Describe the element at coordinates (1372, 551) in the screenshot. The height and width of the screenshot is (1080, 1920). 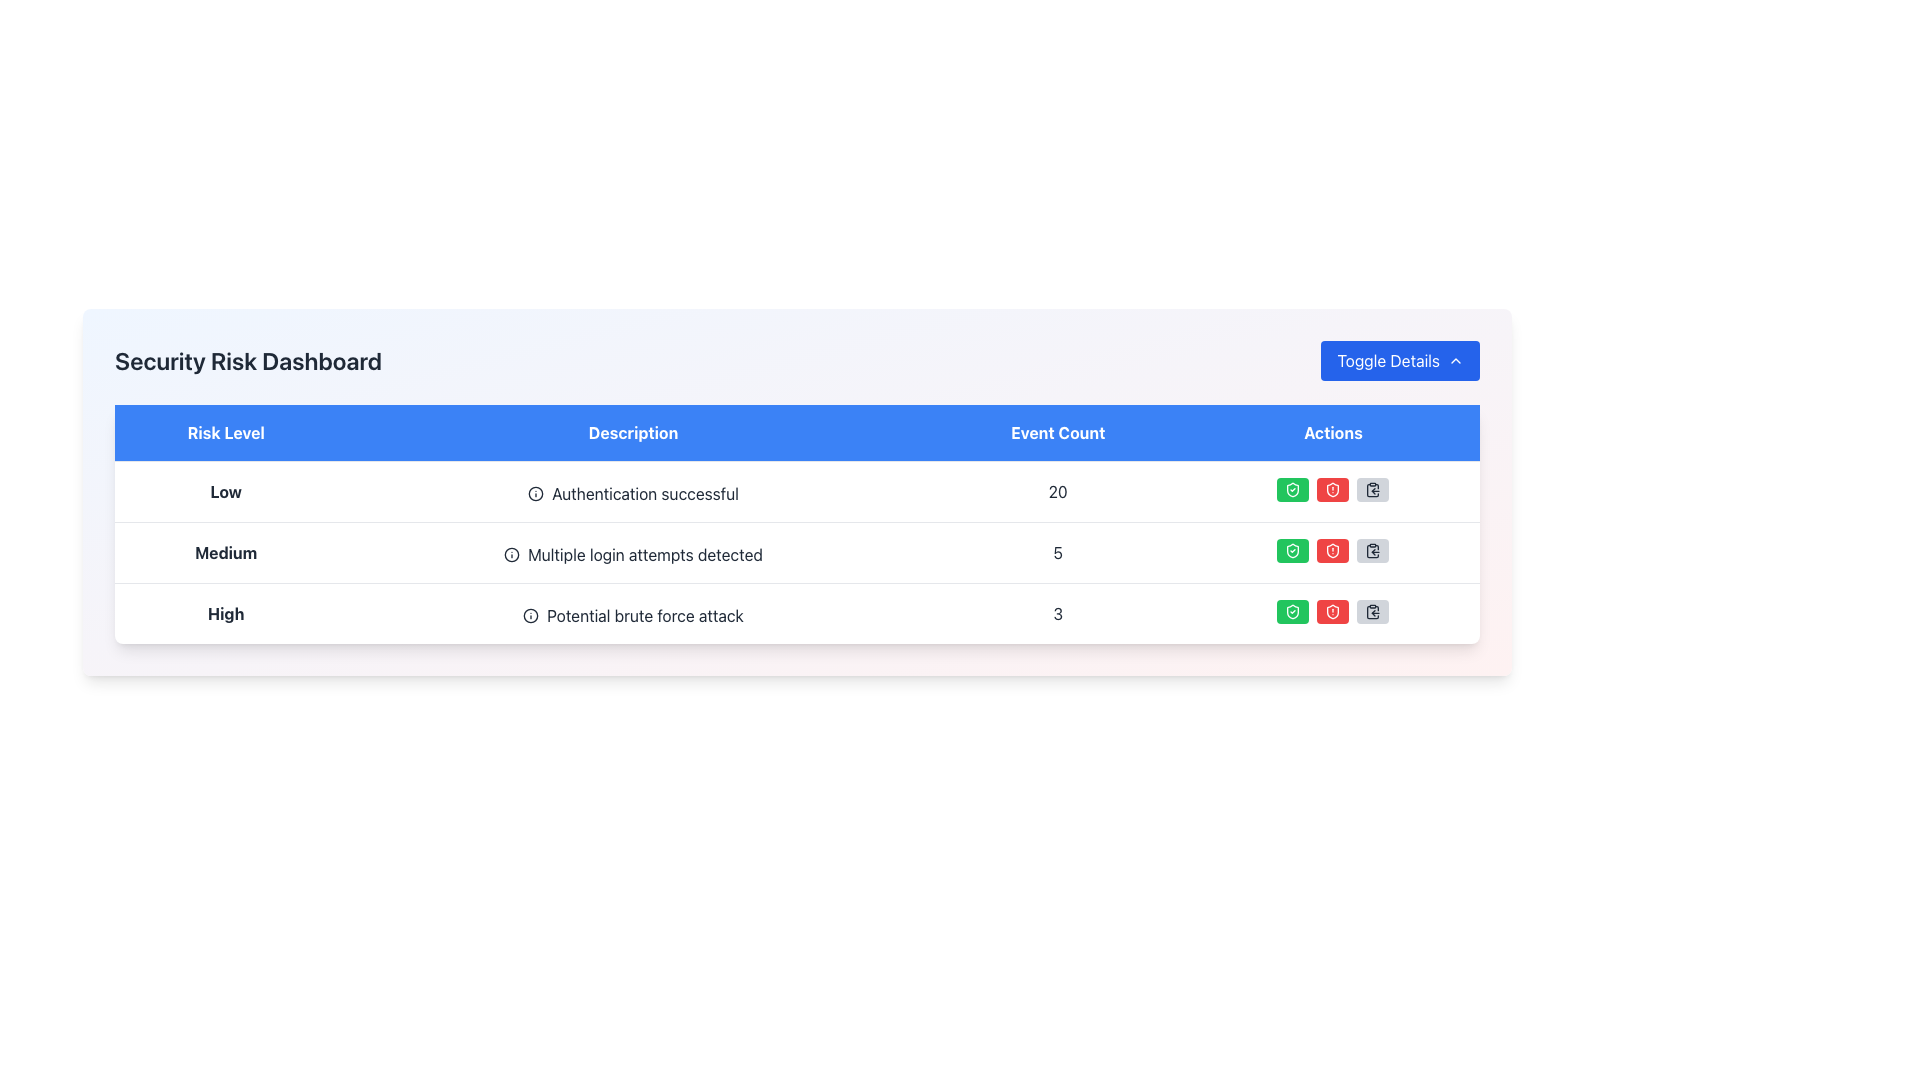
I see `the clipboard icon in the 'Actions' column of the 'Low' risk level row` at that location.